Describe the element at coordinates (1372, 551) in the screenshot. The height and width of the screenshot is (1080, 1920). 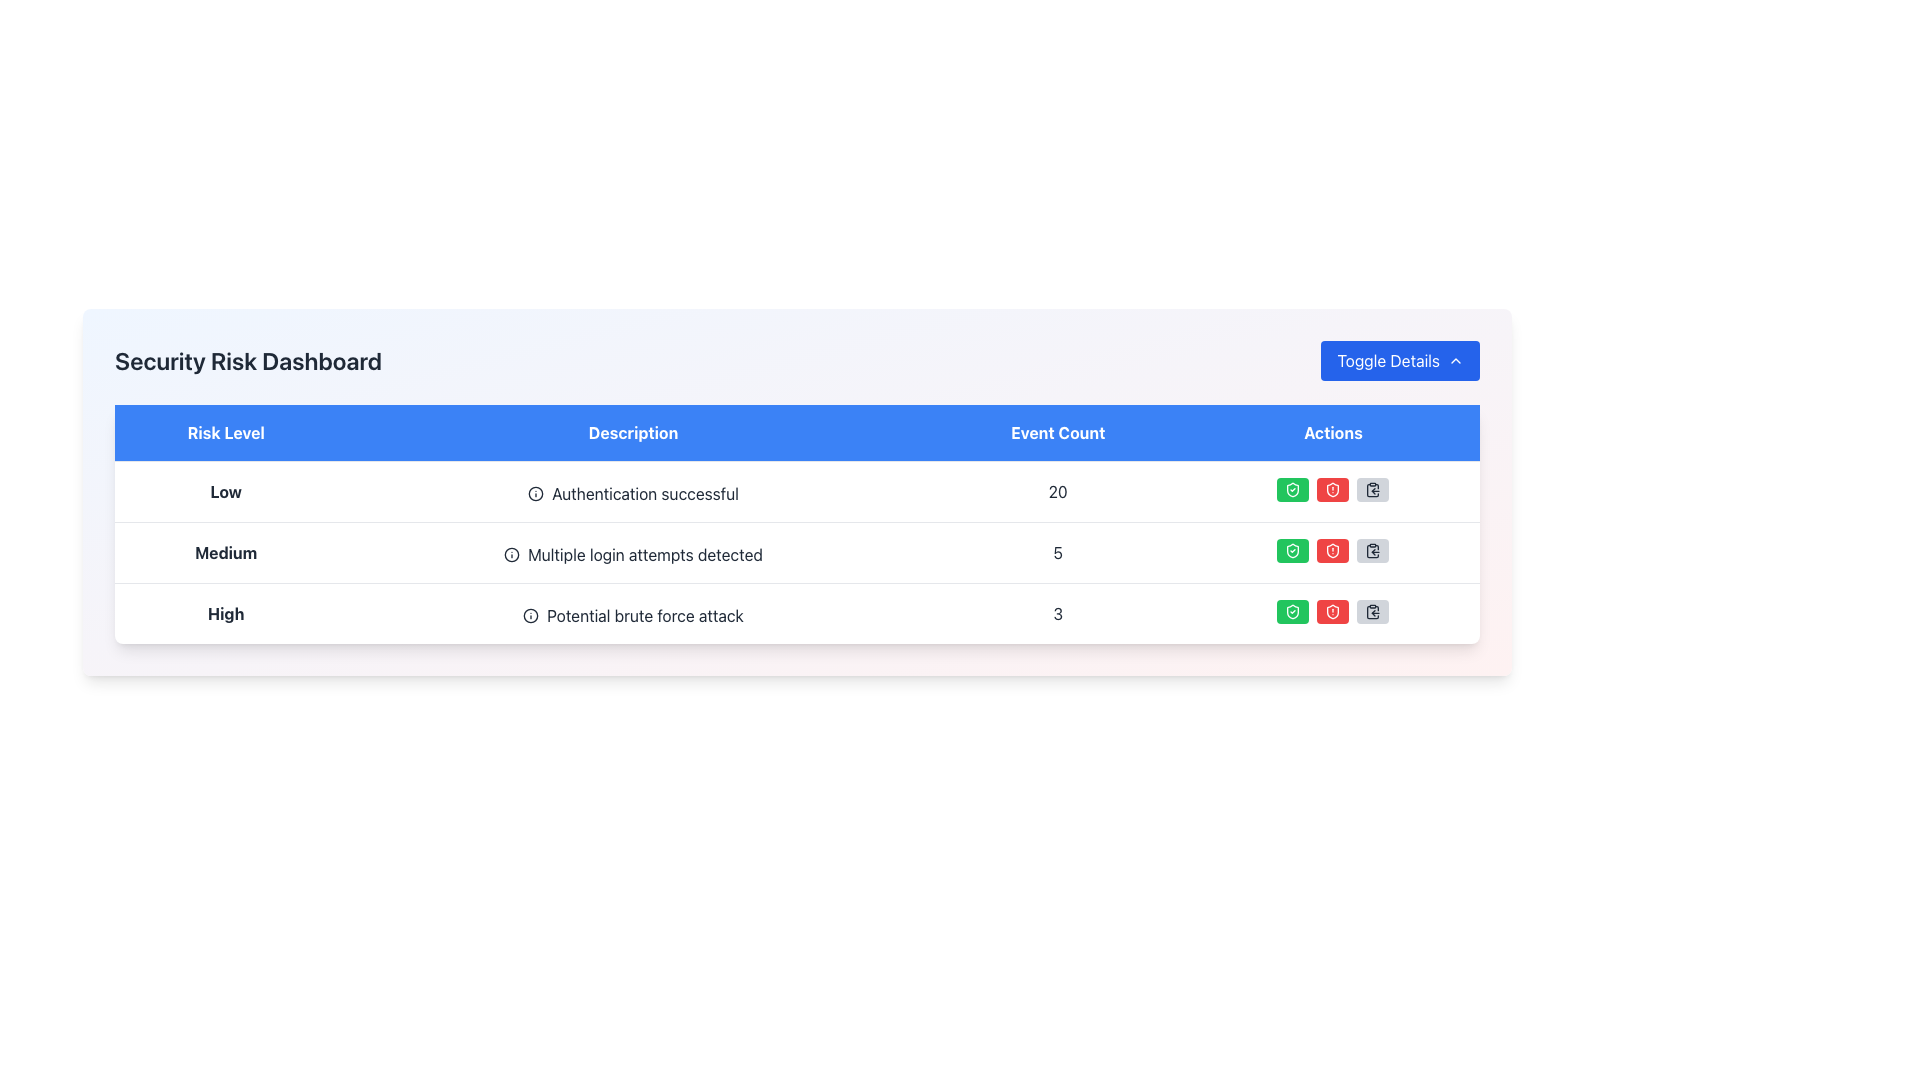
I see `the clipboard icon in the 'Actions' column of the 'Low' risk level row` at that location.